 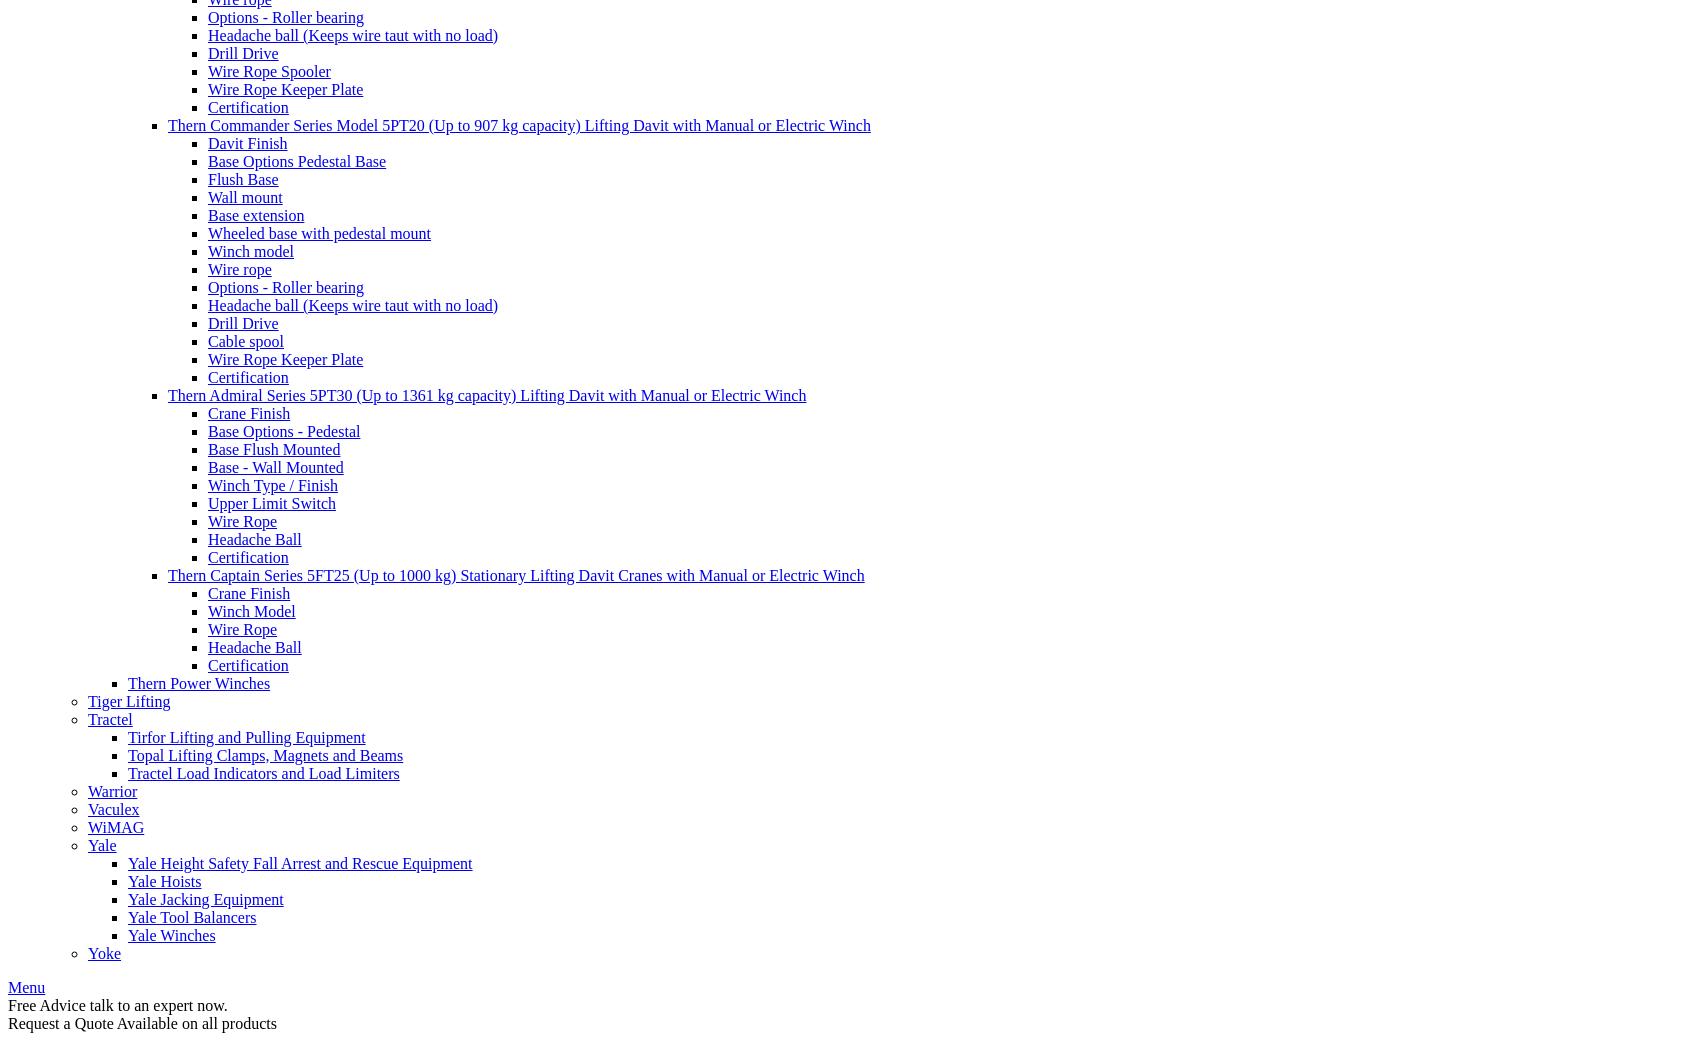 I want to click on 'Yale Jacking Equipment', so click(x=204, y=897).